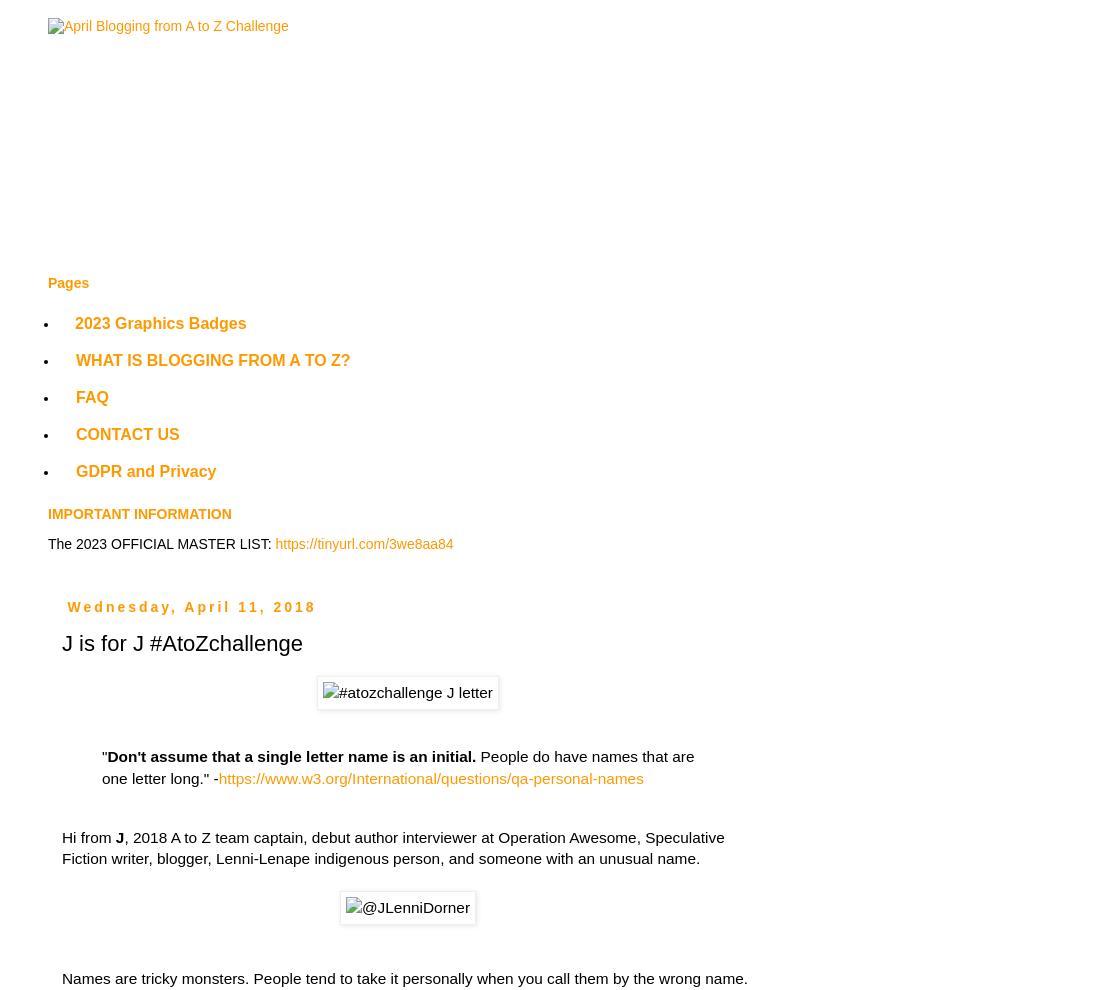 This screenshot has height=990, width=1098. Describe the element at coordinates (182, 642) in the screenshot. I see `'J is for J #AtoZchallenge'` at that location.